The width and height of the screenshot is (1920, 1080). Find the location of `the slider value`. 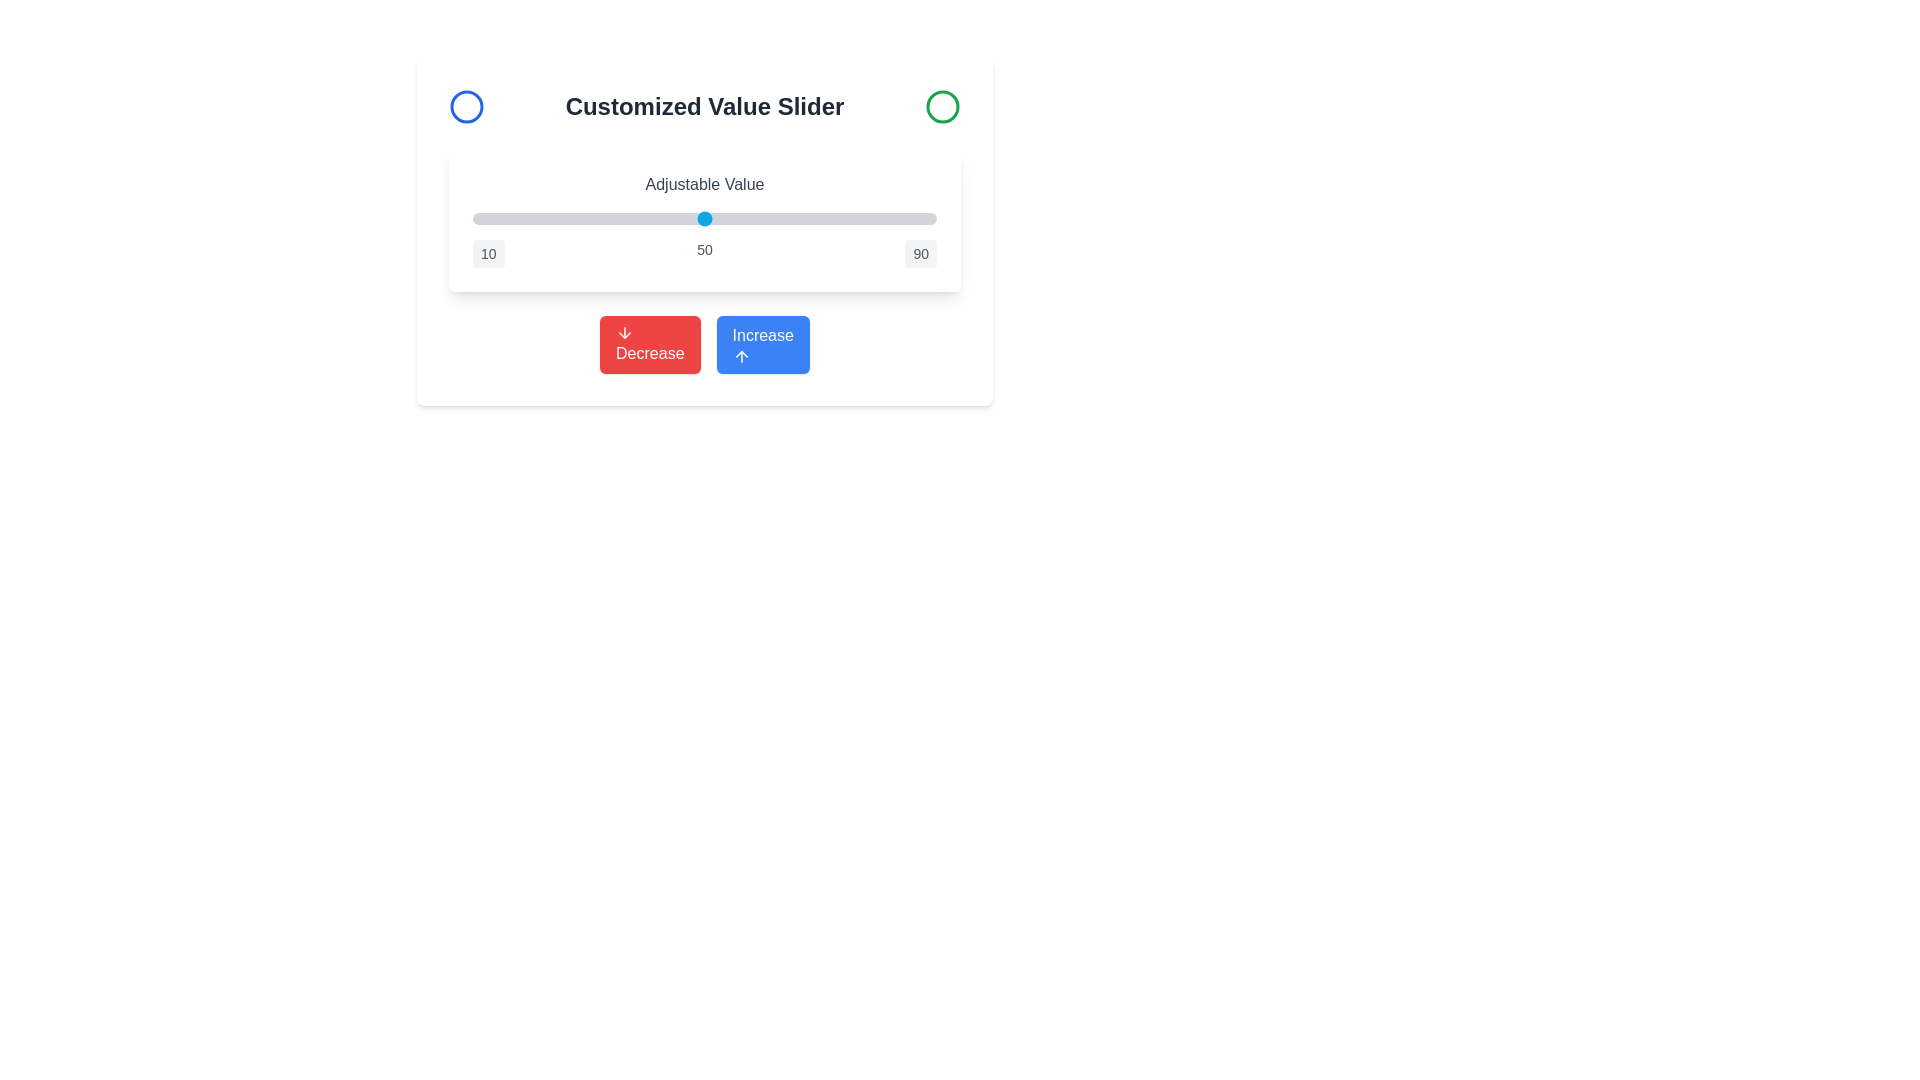

the slider value is located at coordinates (693, 219).